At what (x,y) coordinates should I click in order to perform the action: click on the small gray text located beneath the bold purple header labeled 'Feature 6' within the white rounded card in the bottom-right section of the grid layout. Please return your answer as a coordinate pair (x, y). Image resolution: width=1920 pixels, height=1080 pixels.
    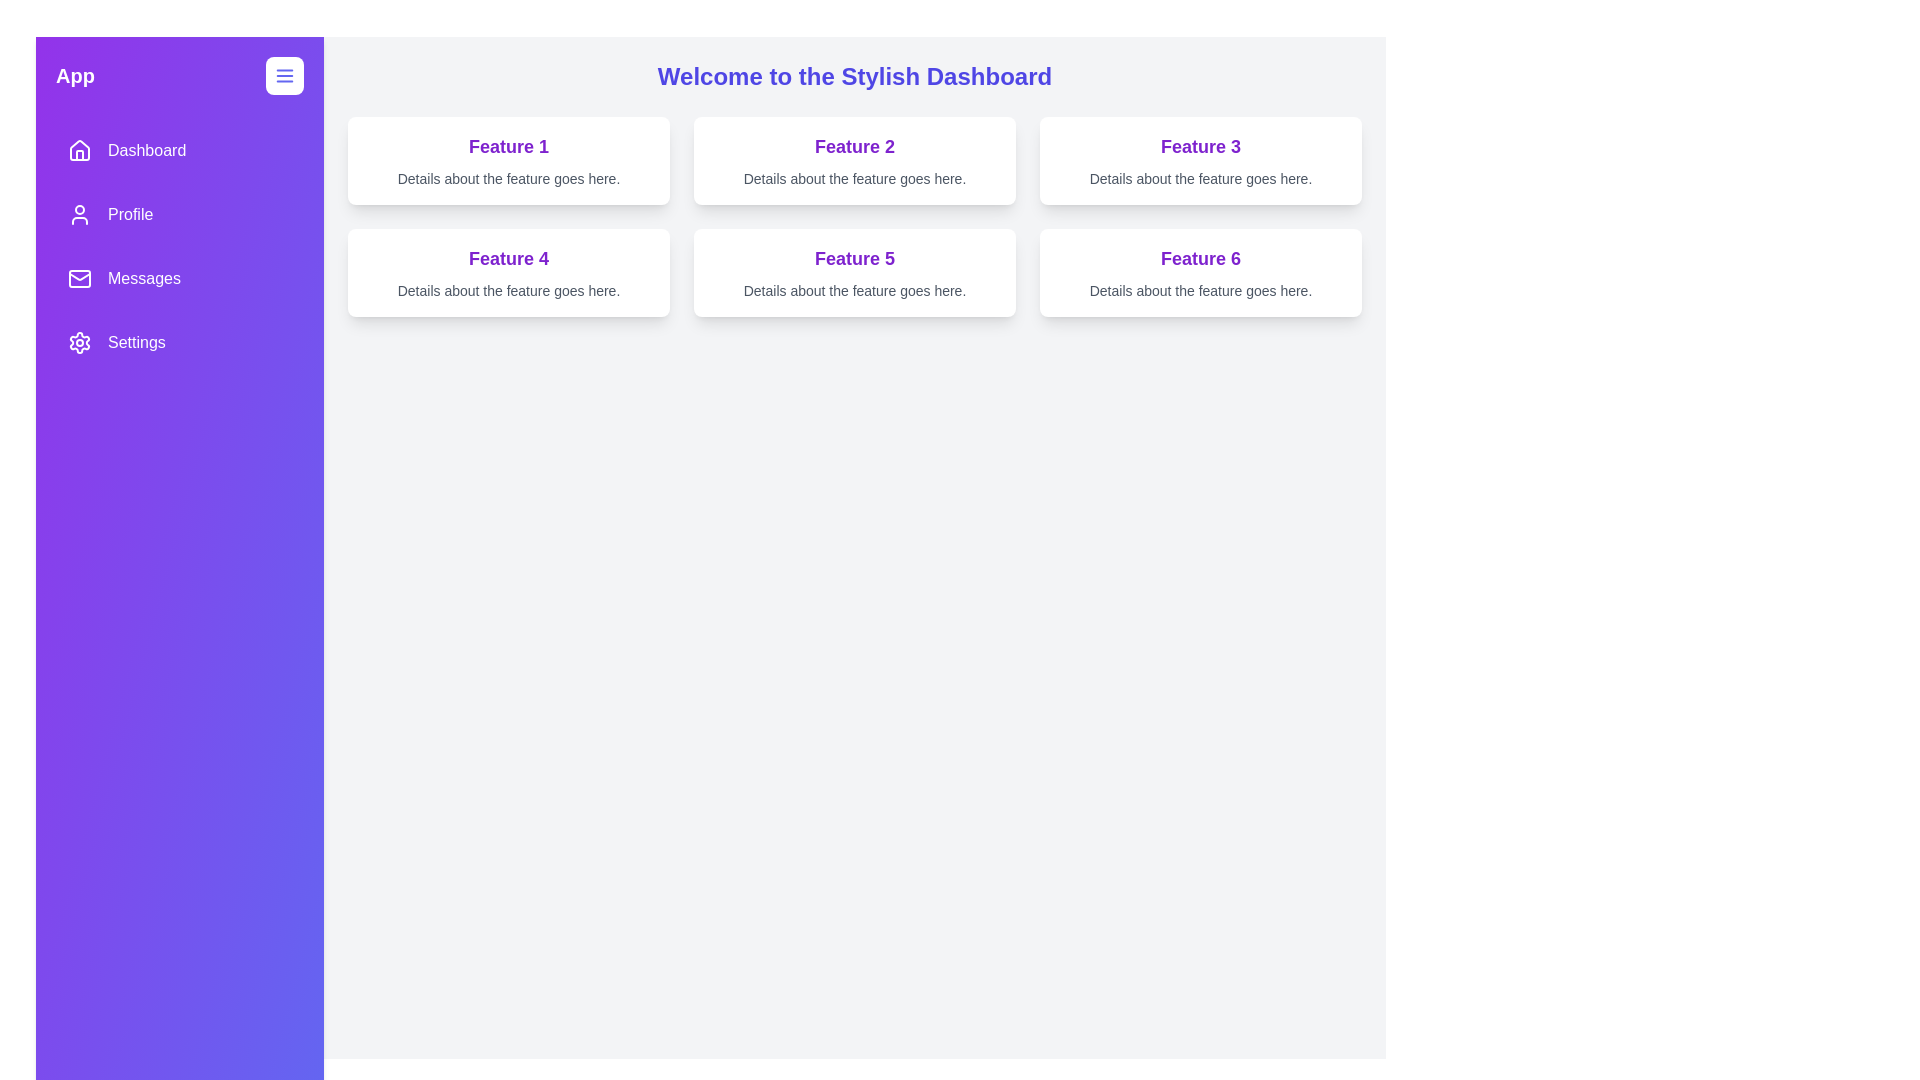
    Looking at the image, I should click on (1200, 290).